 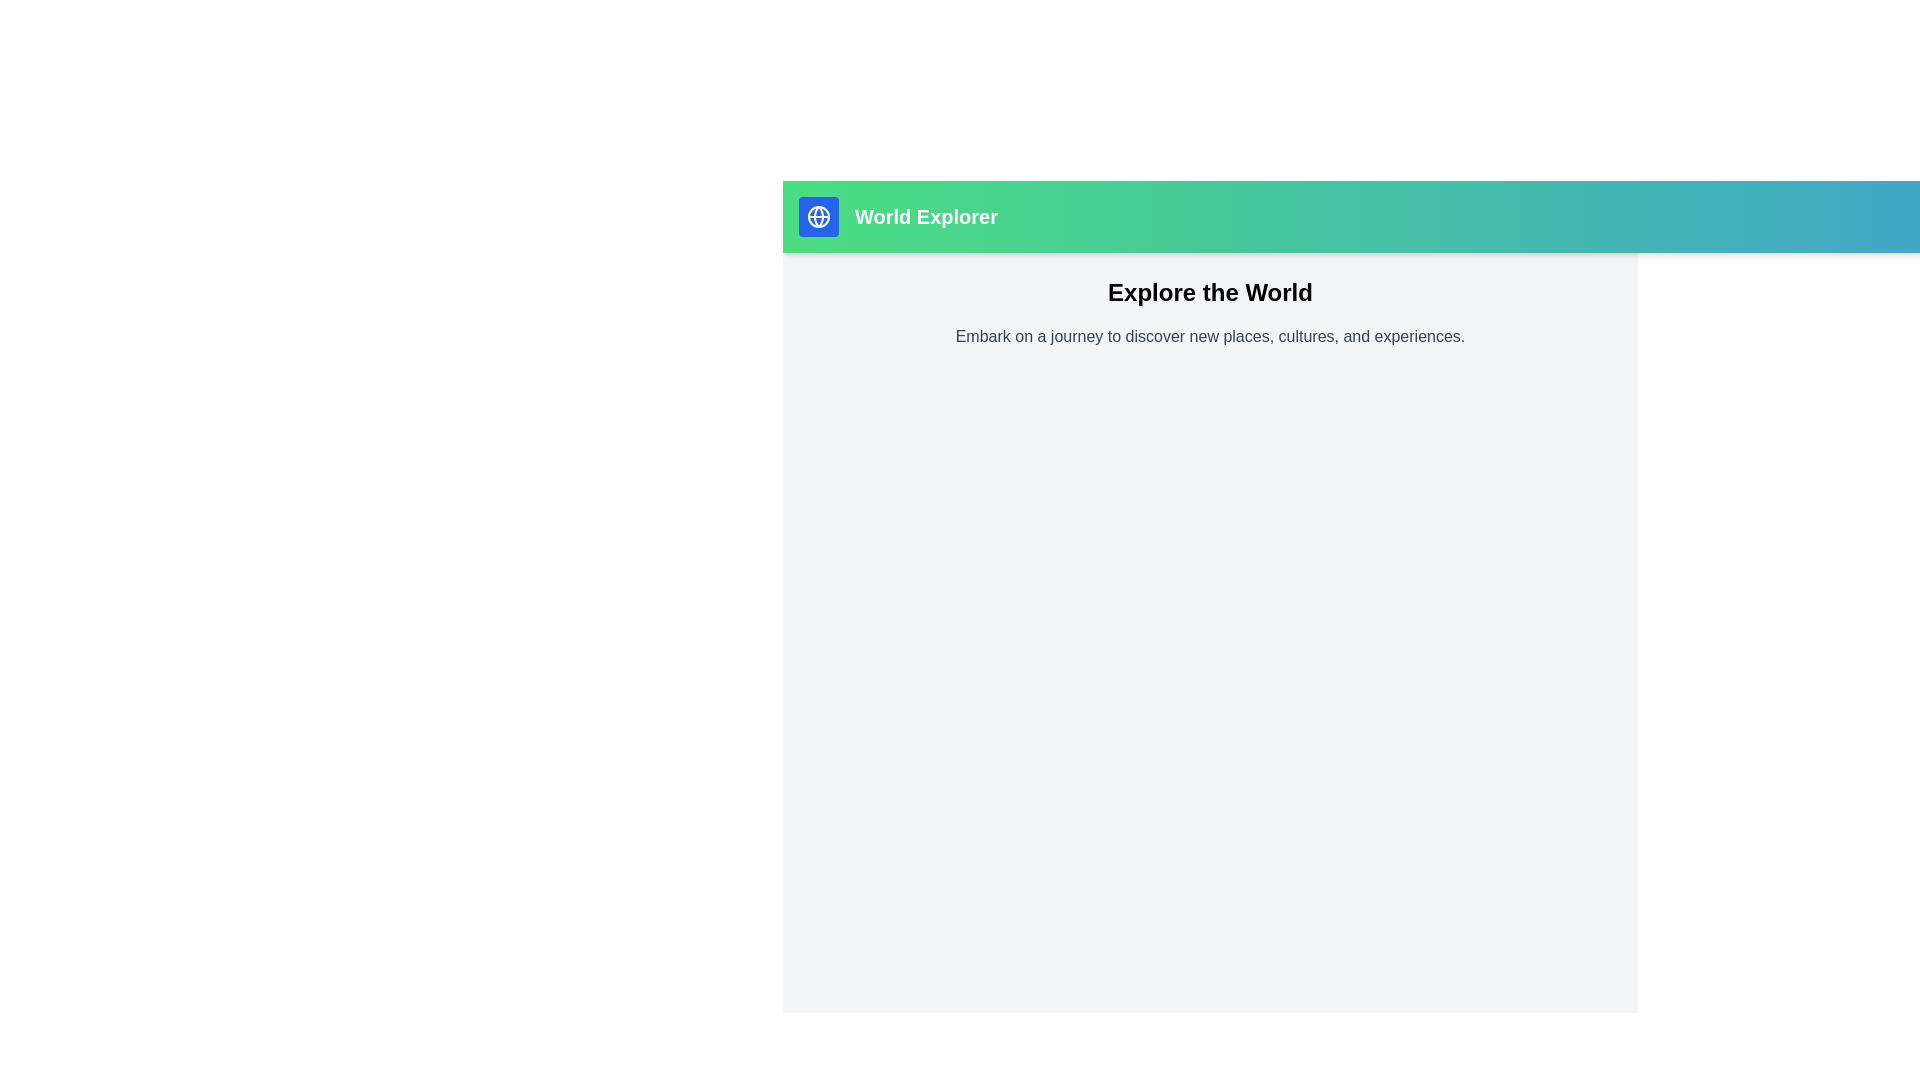 I want to click on the globe icon button in the top left corner of the app bar, so click(x=819, y=216).